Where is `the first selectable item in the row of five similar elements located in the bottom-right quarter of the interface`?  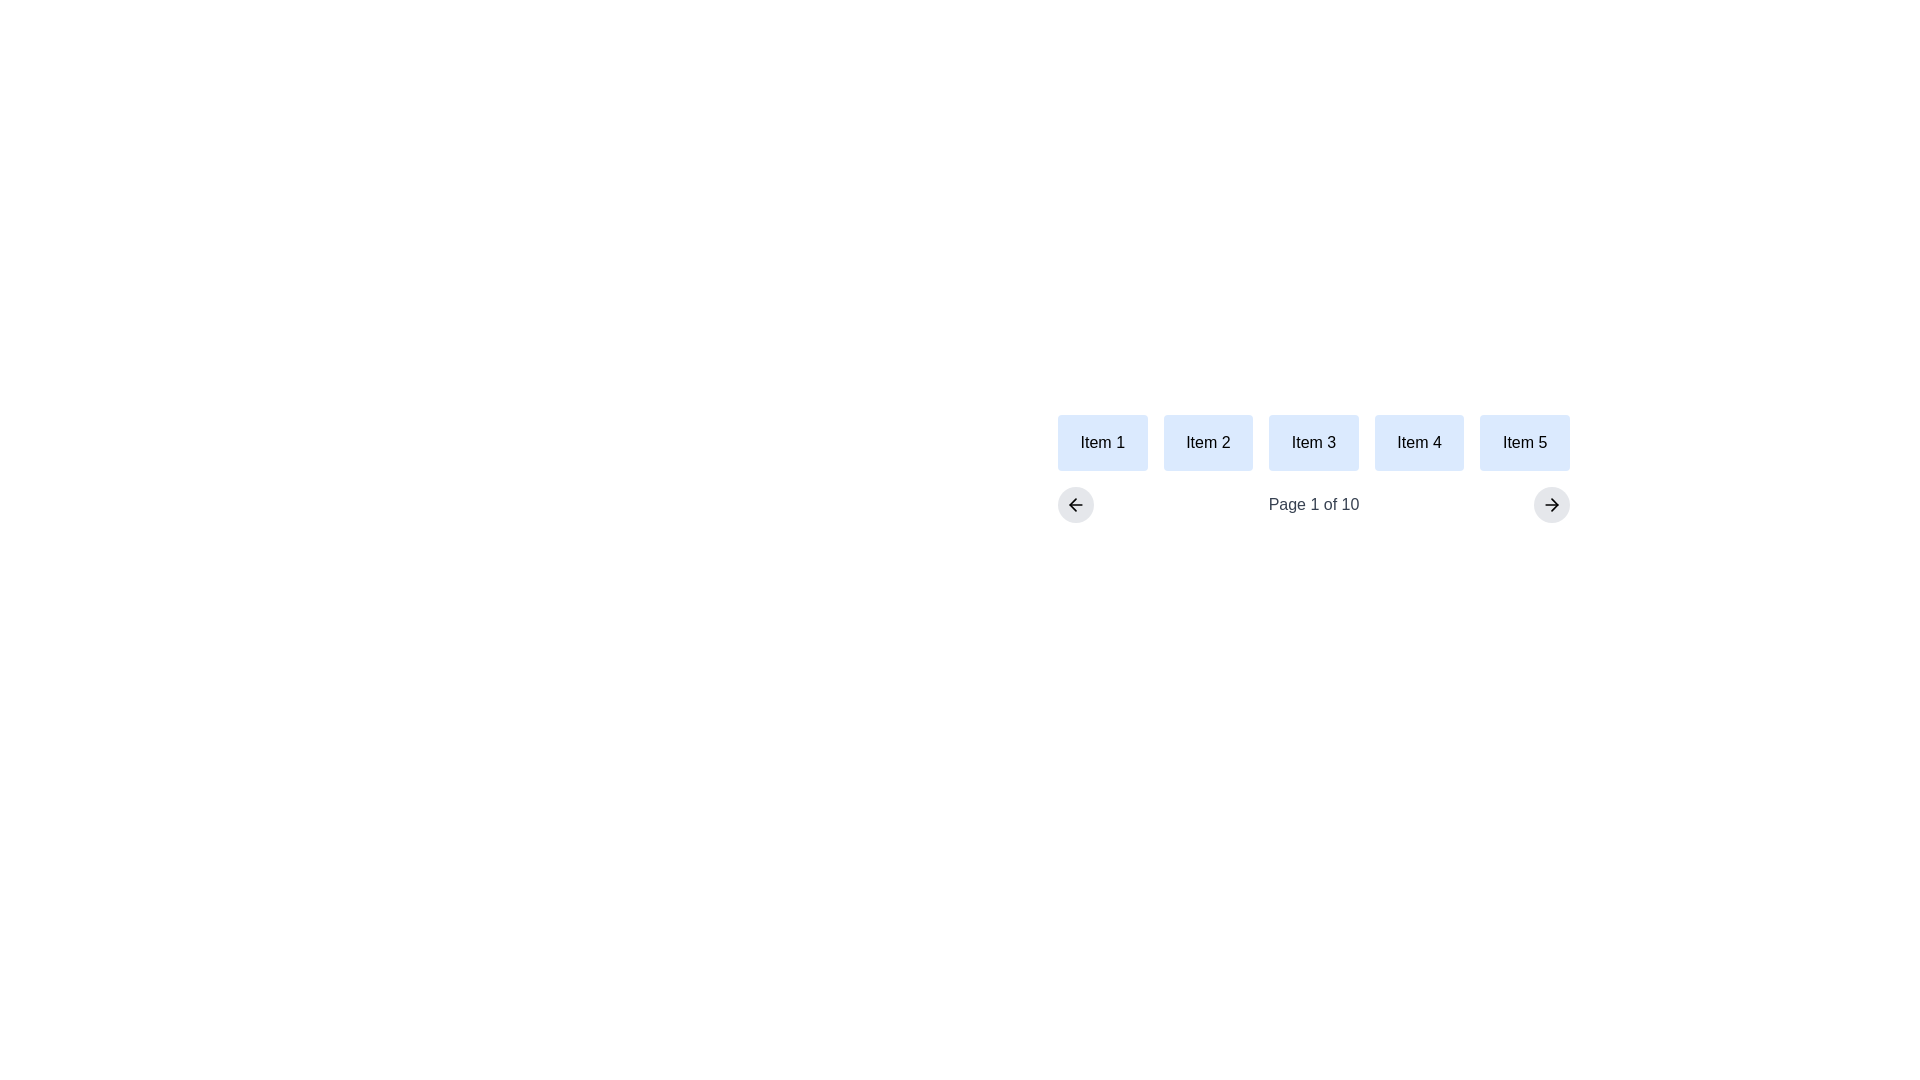
the first selectable item in the row of five similar elements located in the bottom-right quarter of the interface is located at coordinates (1101, 442).